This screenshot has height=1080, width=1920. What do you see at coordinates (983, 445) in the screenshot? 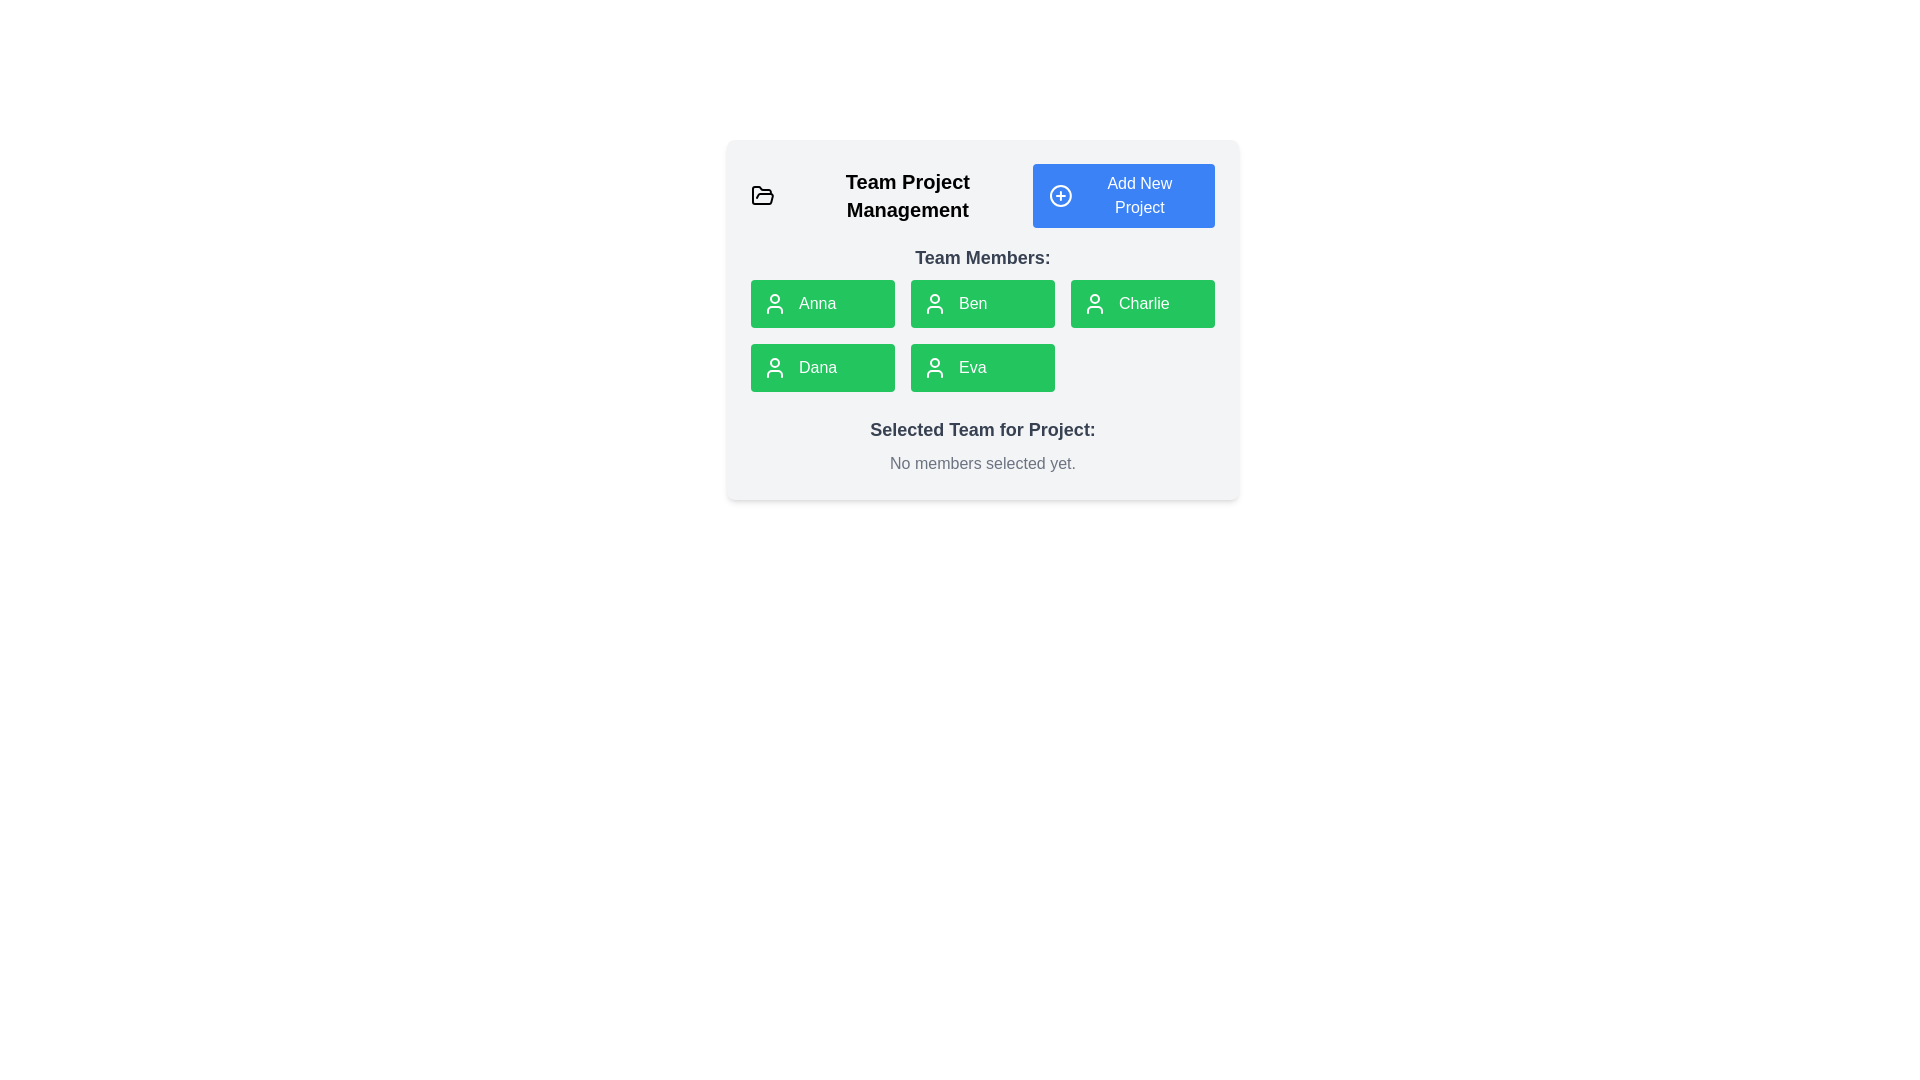
I see `the Text Block that displays 'Selected Team for Project:' and 'No members selected yet.' which is centrally aligned within a white-bordered section on a light gray background` at bounding box center [983, 445].